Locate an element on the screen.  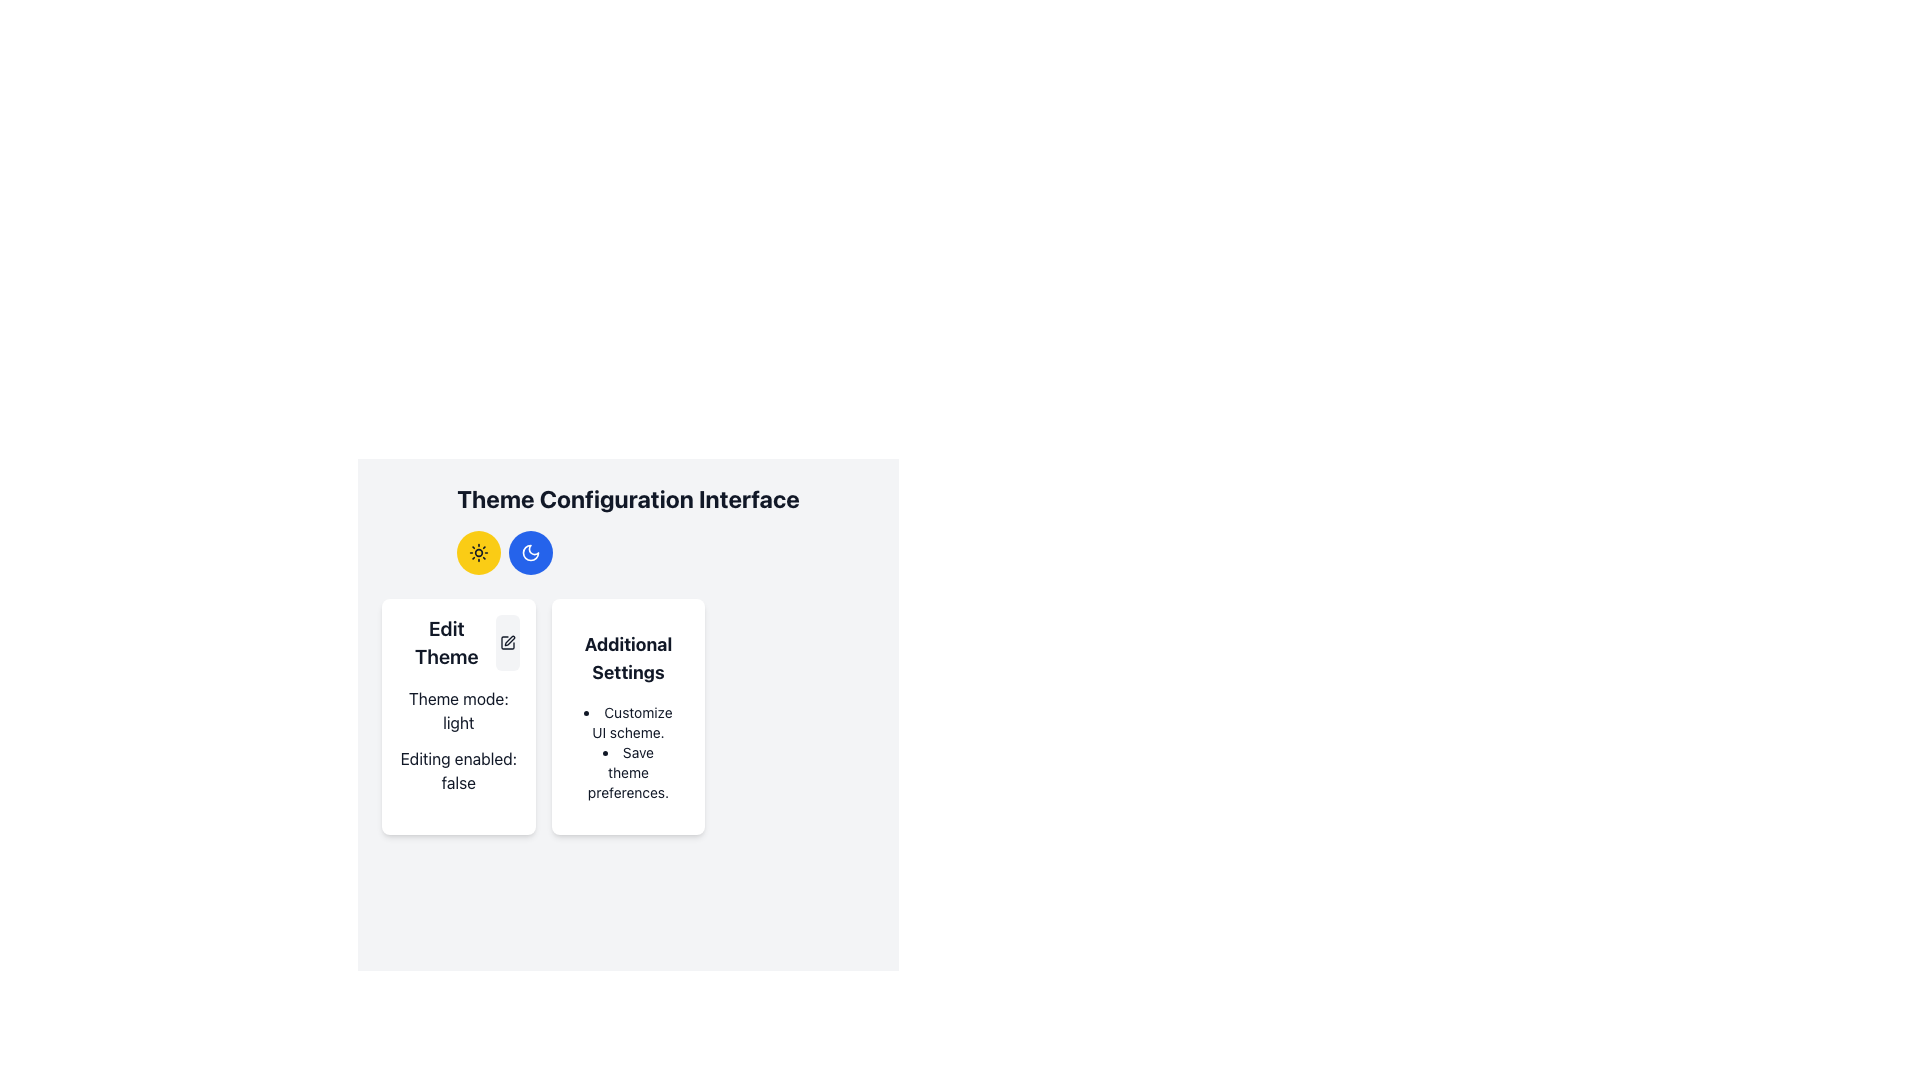
text from the list of options styled with bullets within the 'Additional Settings' card, which includes 'Customize UI scheme.' and 'Save theme preferences.' is located at coordinates (627, 752).